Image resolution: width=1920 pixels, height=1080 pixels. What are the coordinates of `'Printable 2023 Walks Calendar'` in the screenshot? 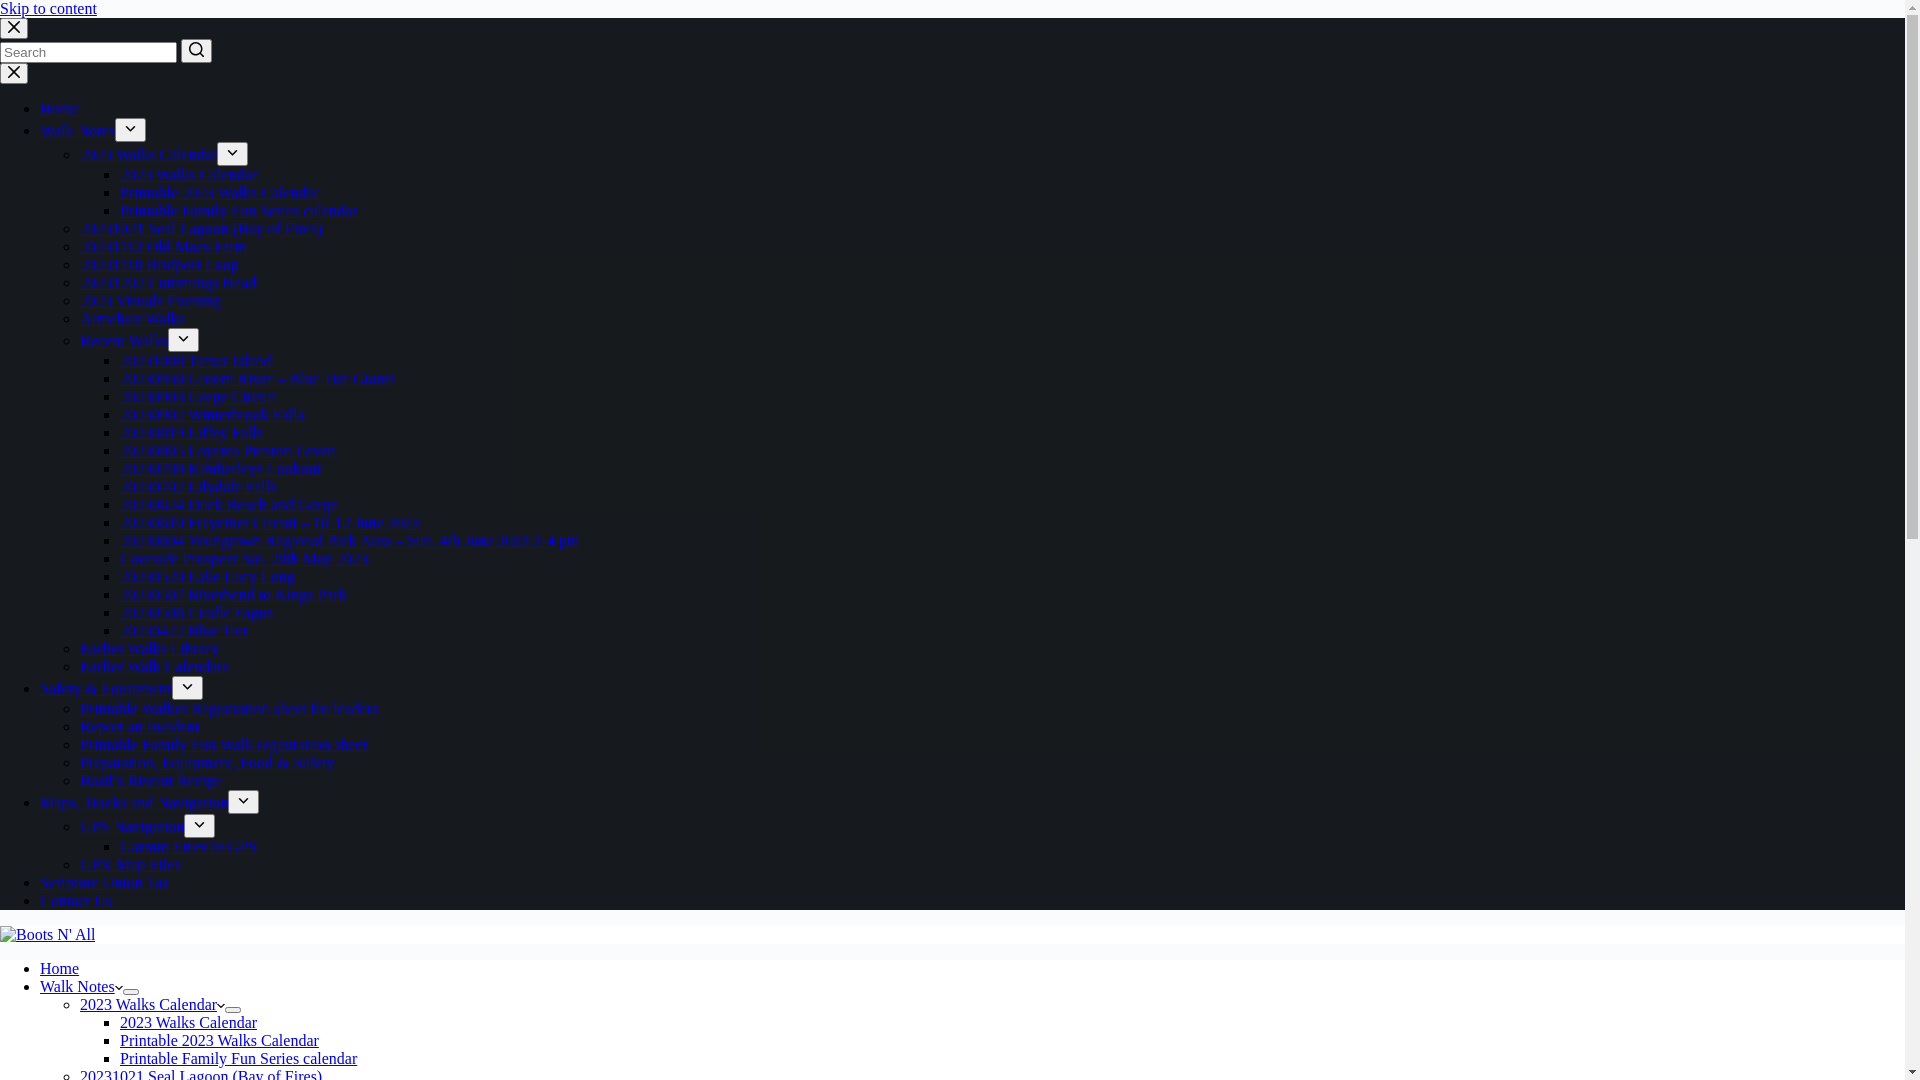 It's located at (119, 1039).